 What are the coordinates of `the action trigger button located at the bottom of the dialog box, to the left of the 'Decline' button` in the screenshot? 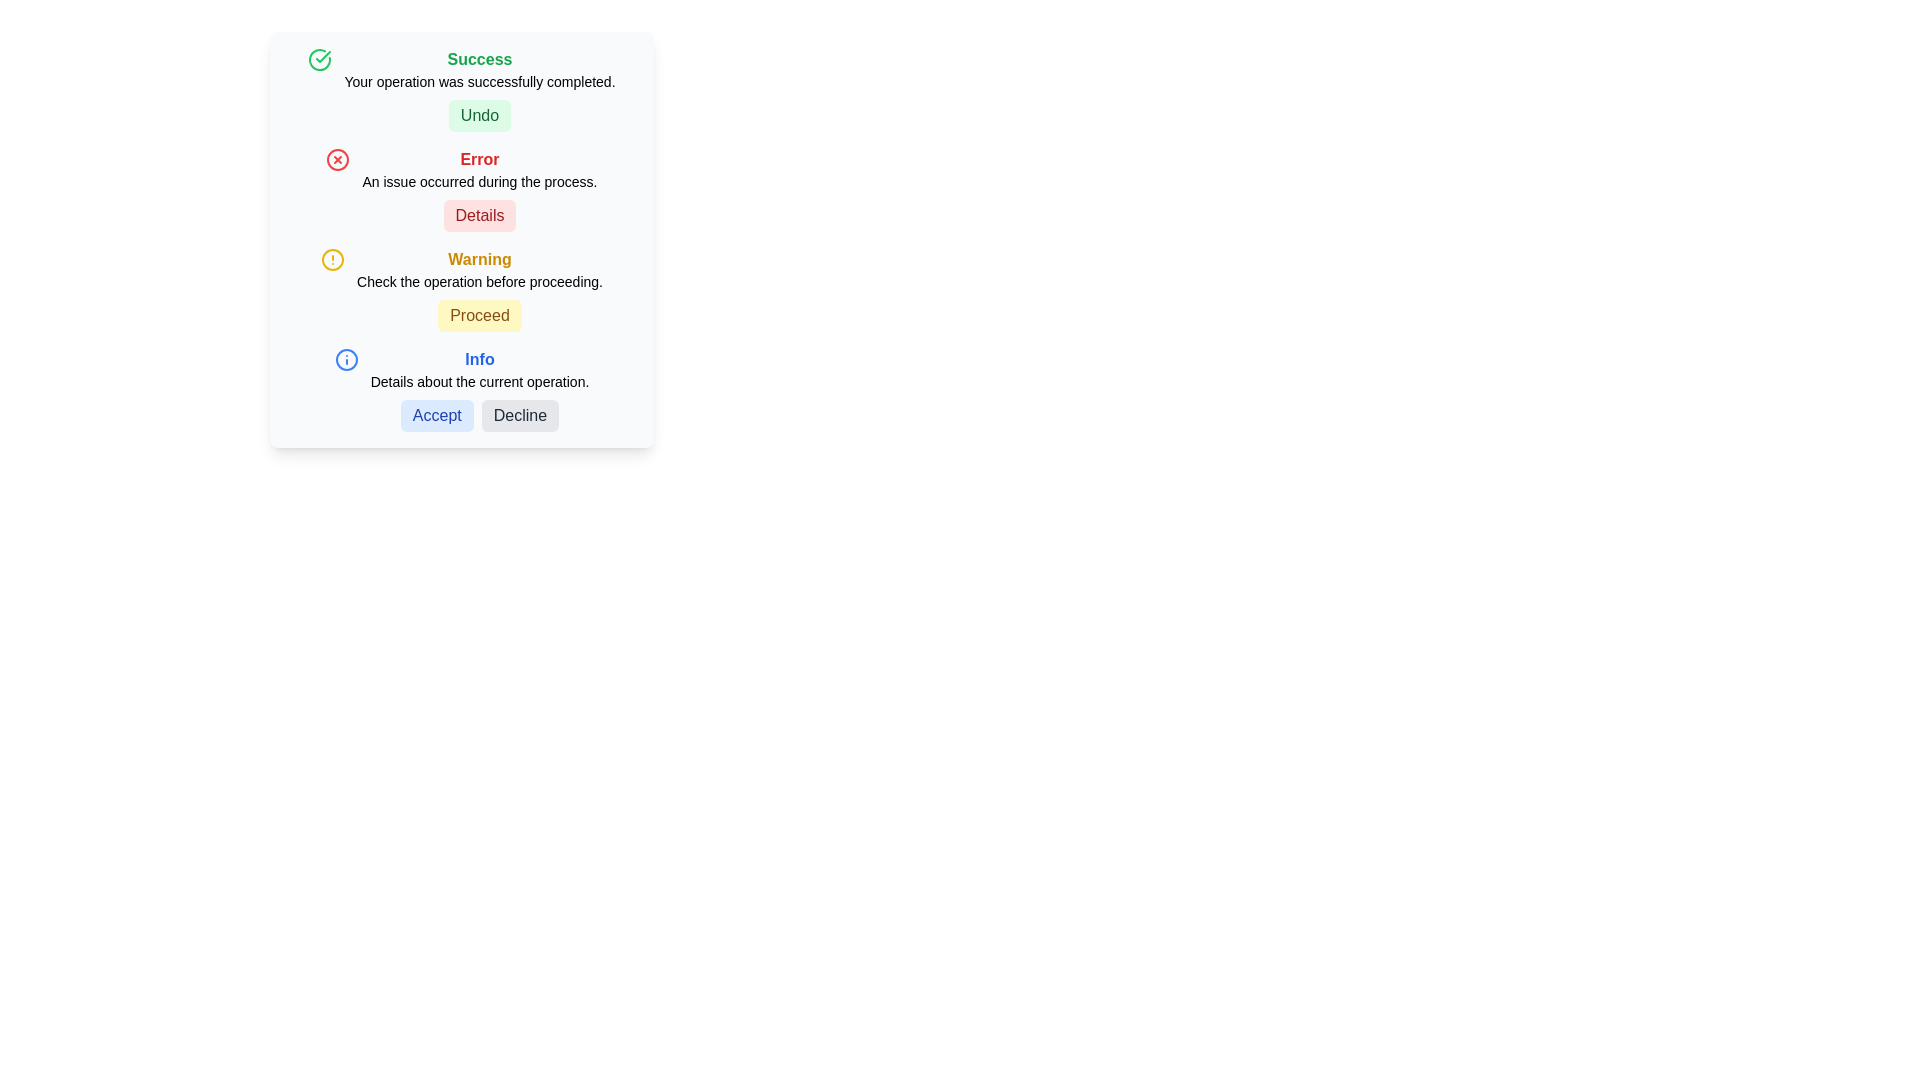 It's located at (435, 415).